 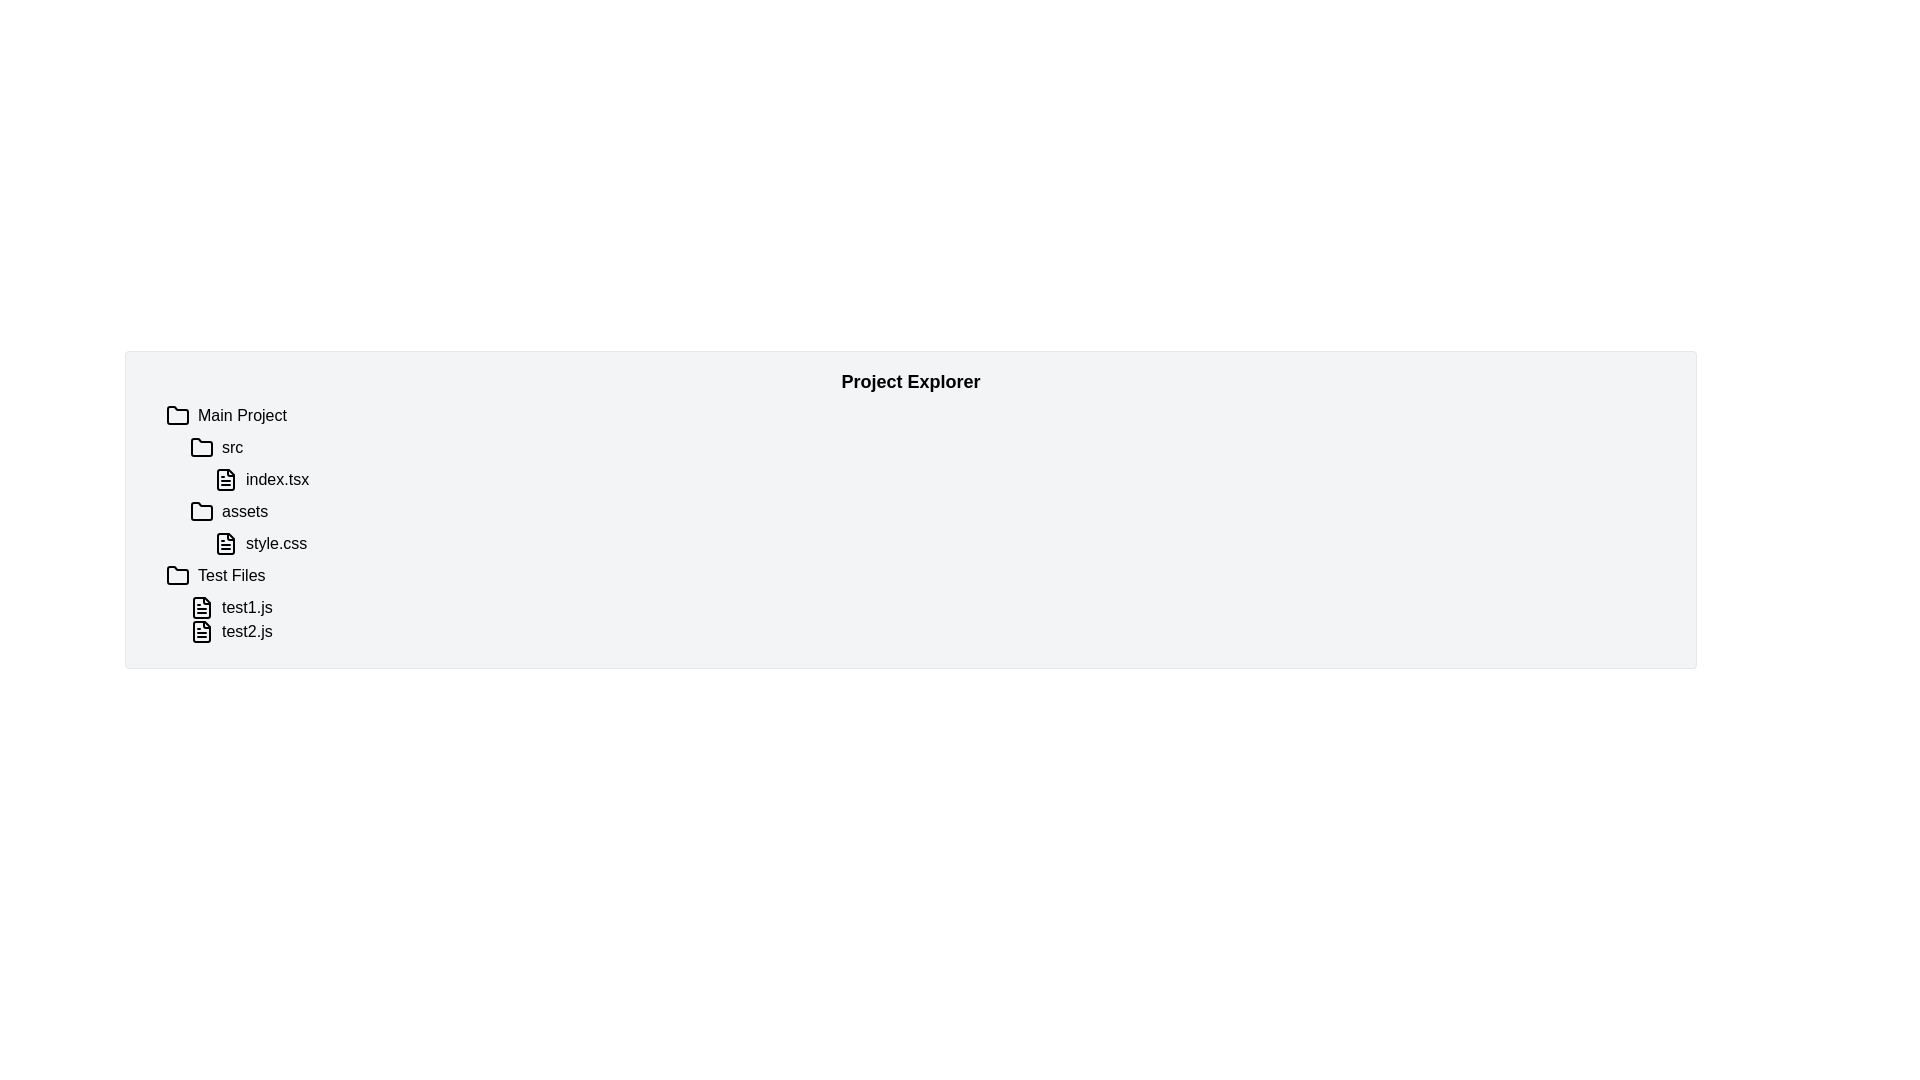 I want to click on the black folder icon located to the left of the 'Main Project' label, so click(x=177, y=414).